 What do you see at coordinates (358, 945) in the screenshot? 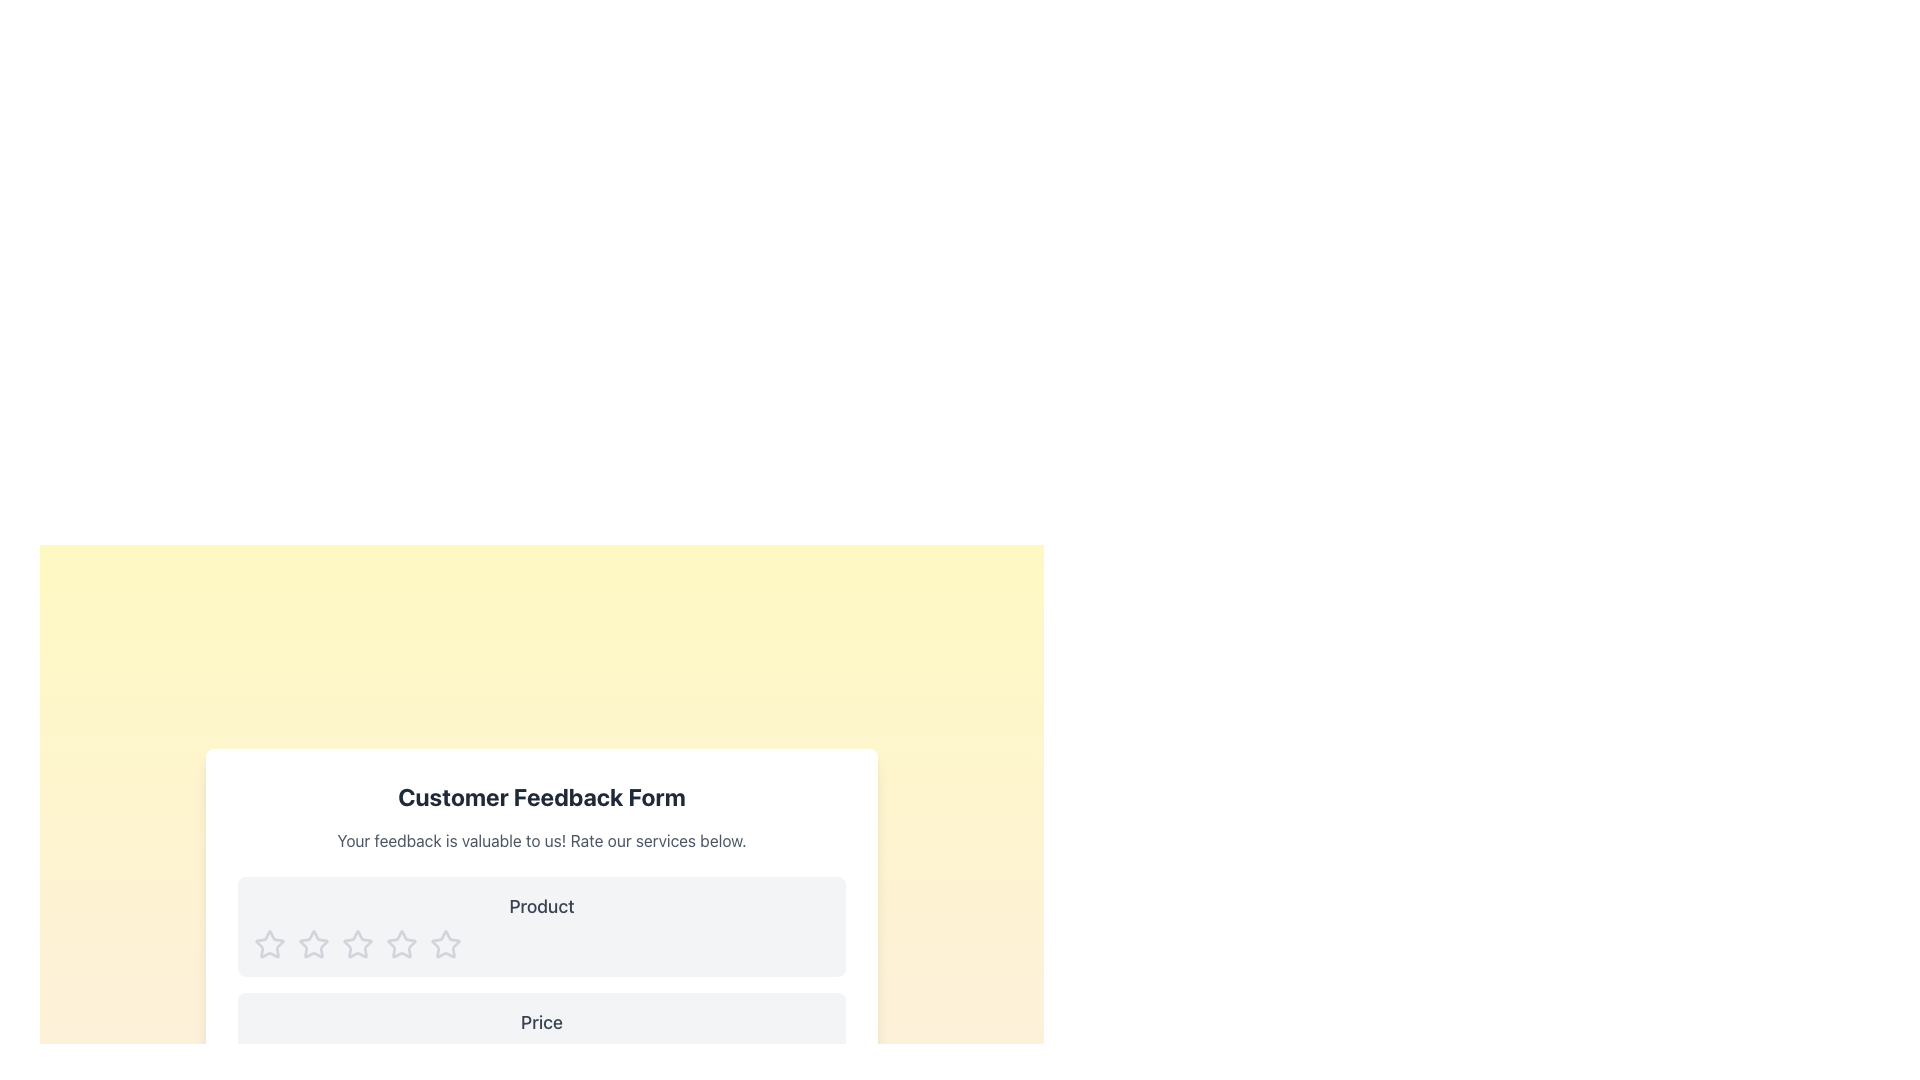
I see `the fourth star icon` at bounding box center [358, 945].